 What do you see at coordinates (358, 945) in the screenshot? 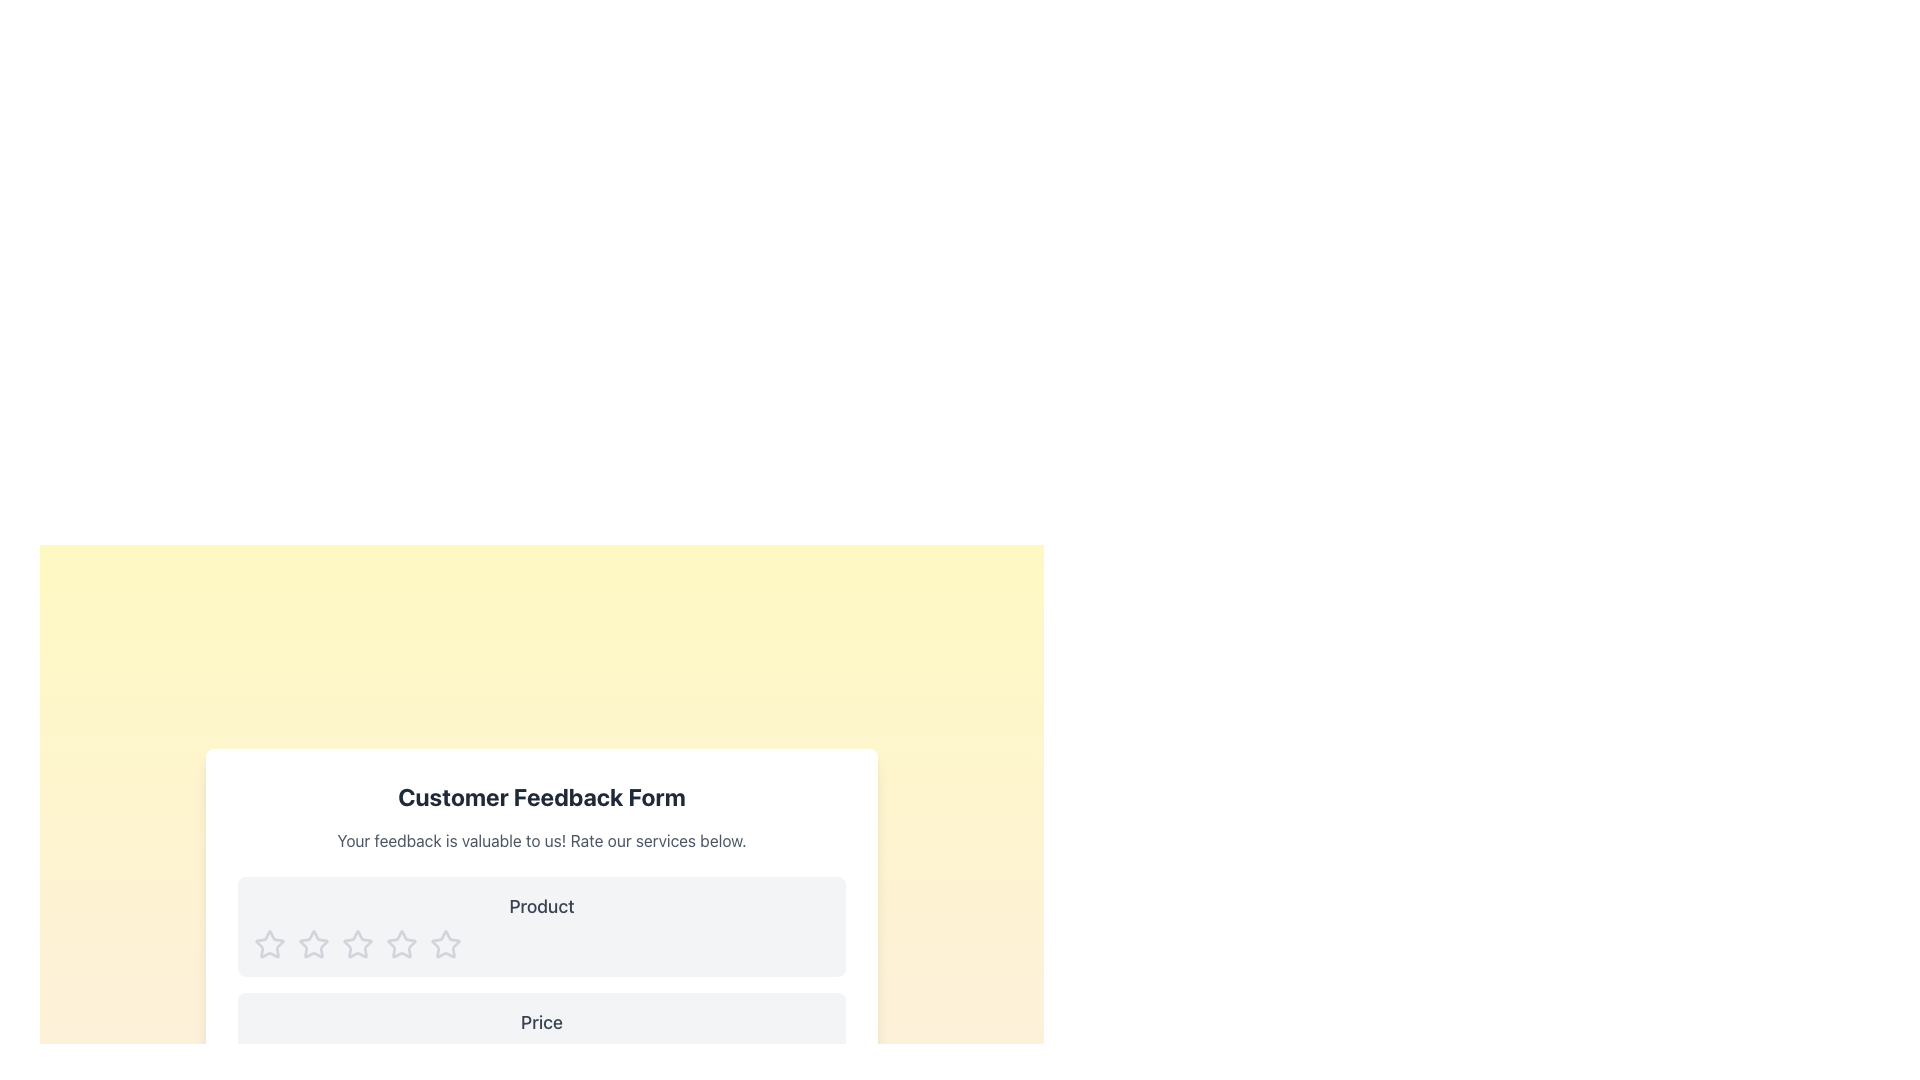
I see `the fourth star icon` at bounding box center [358, 945].